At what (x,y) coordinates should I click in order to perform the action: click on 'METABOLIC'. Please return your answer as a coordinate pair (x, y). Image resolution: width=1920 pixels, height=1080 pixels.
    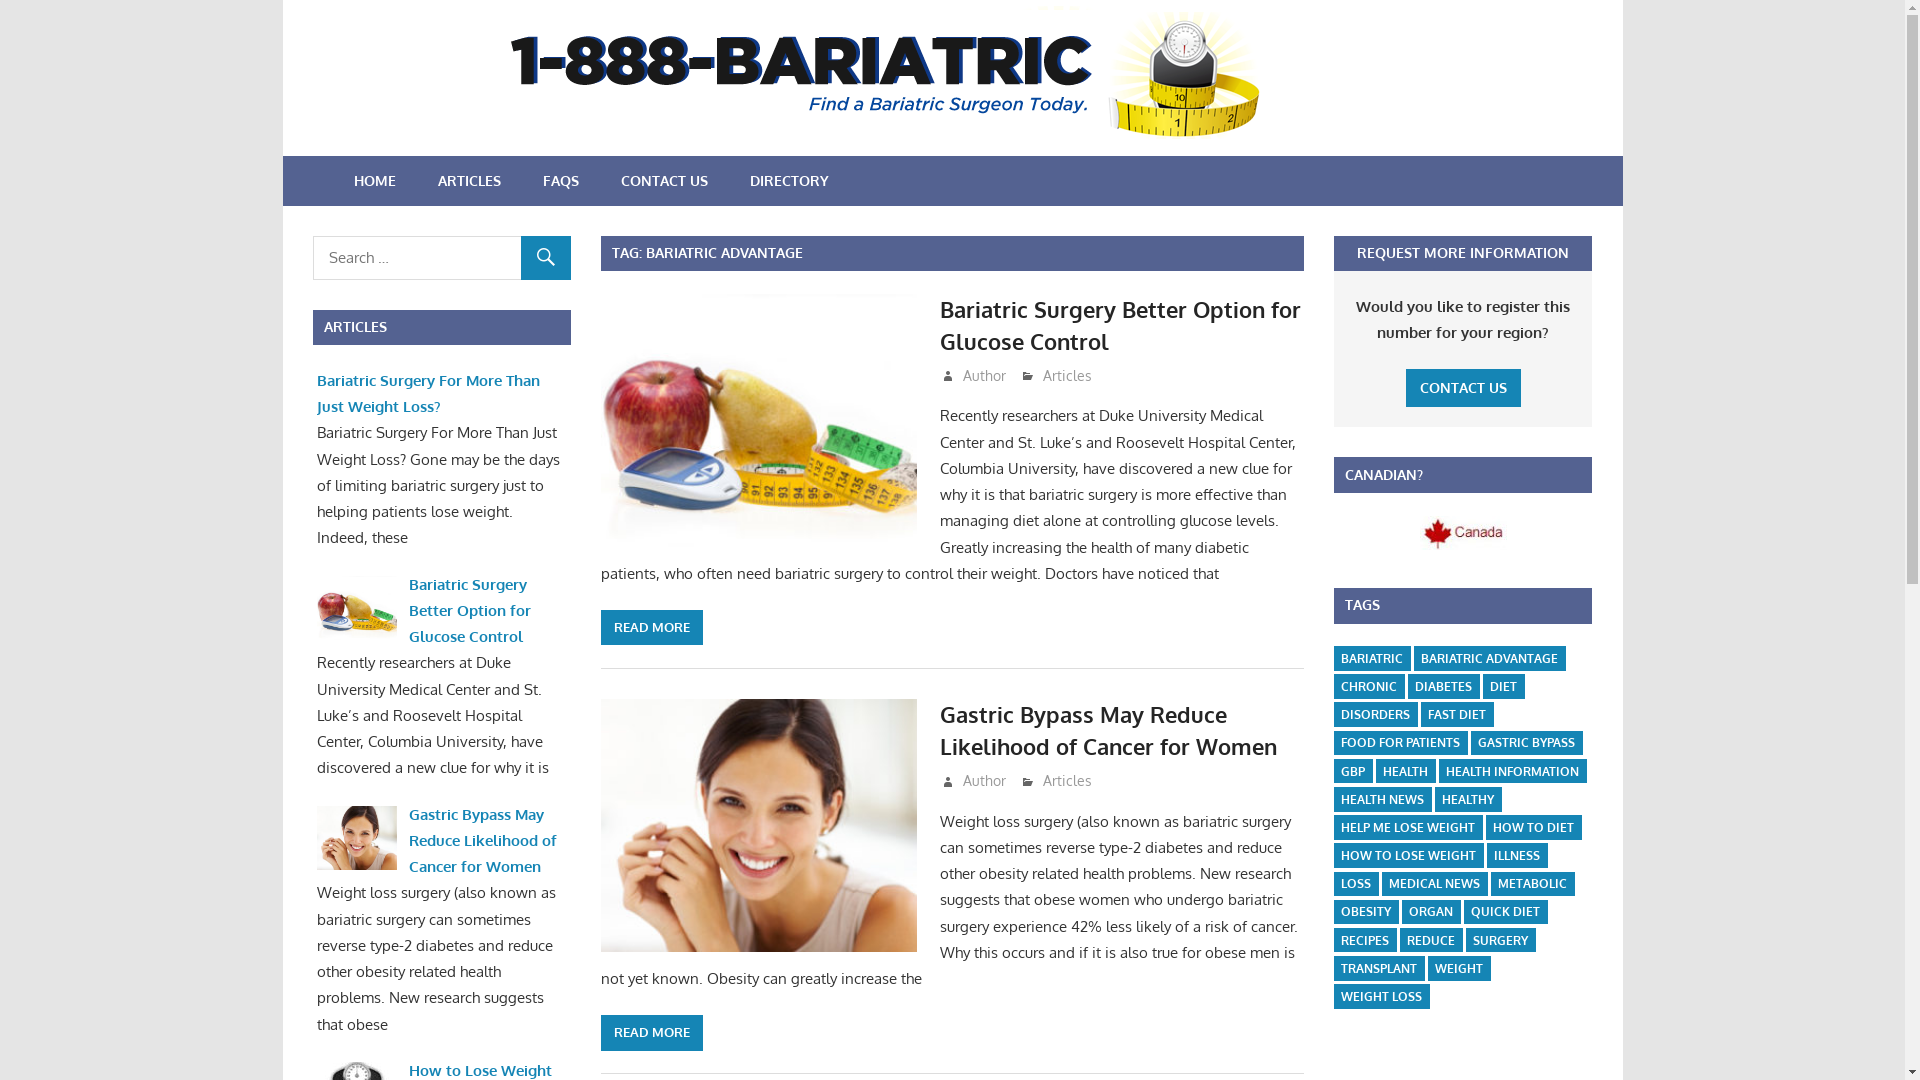
    Looking at the image, I should click on (1531, 883).